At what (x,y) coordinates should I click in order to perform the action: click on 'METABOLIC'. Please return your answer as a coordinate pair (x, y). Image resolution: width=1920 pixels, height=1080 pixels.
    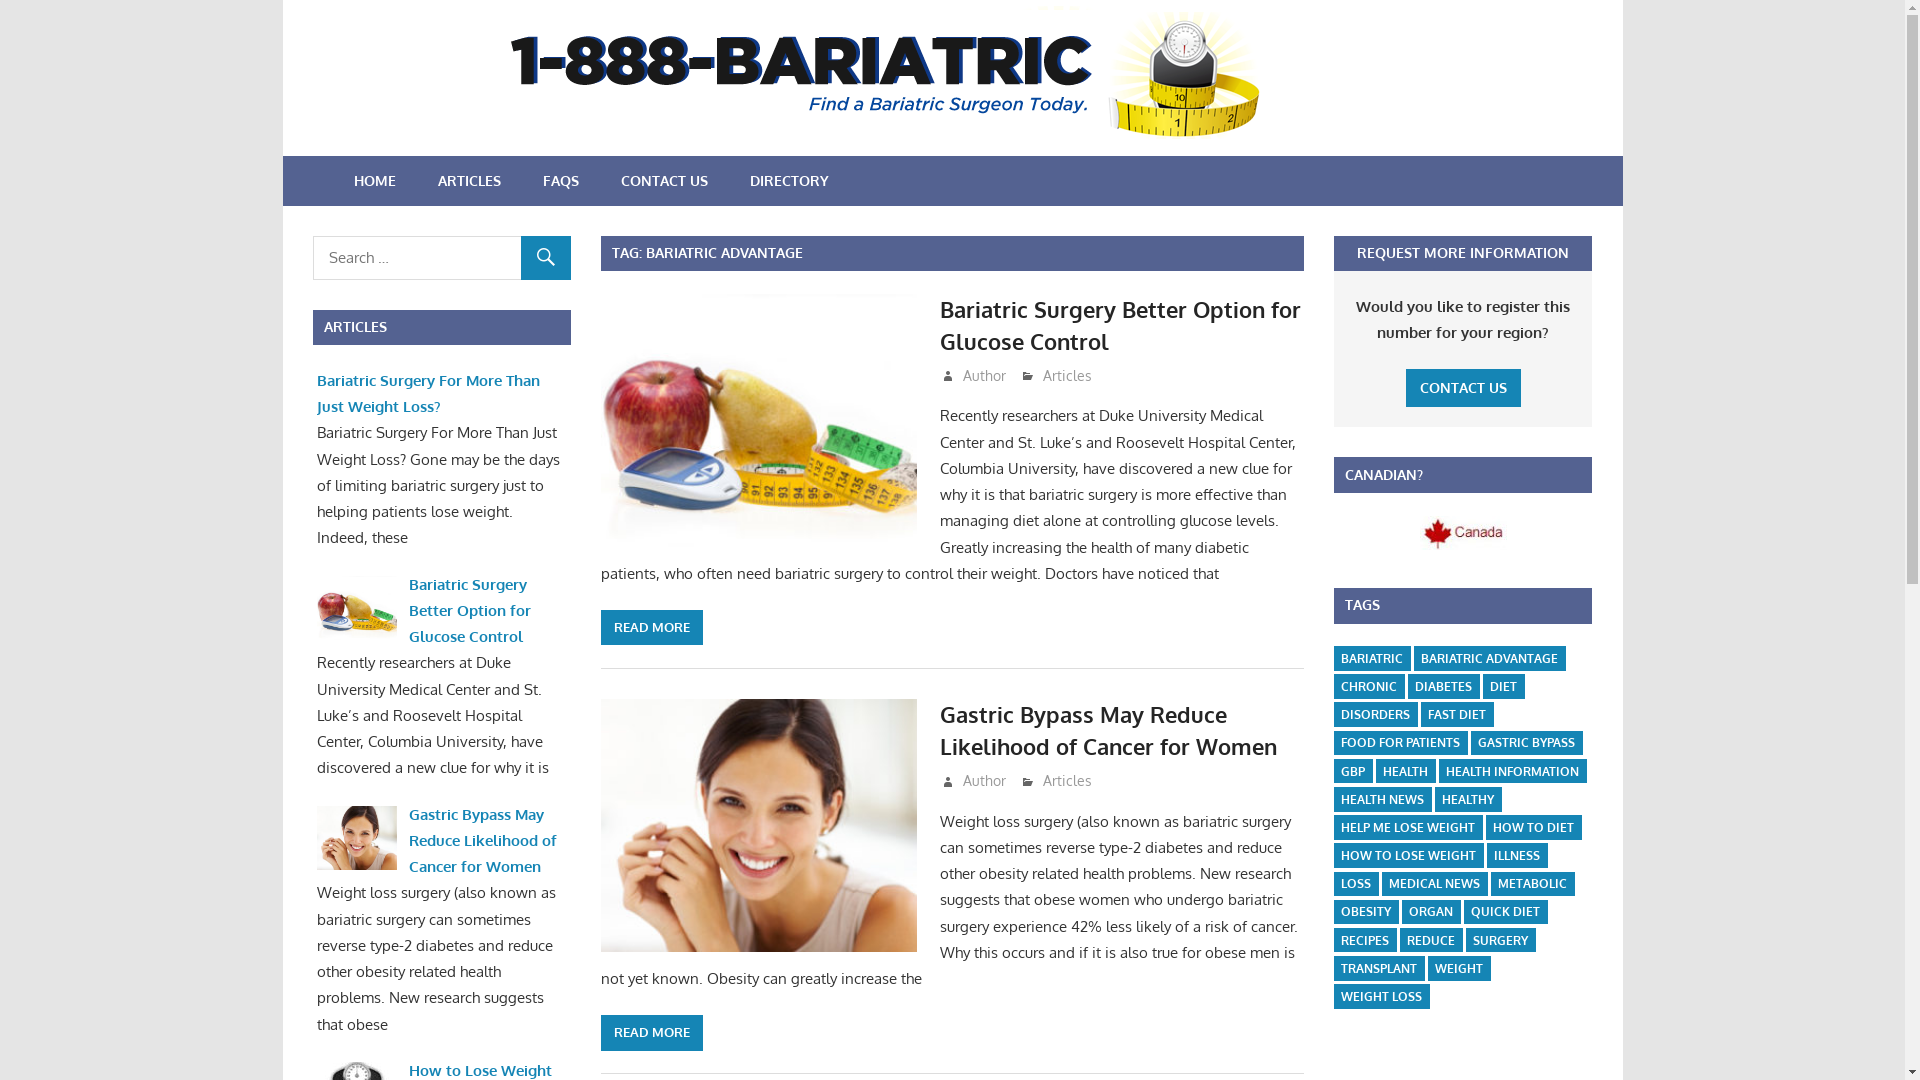
    Looking at the image, I should click on (1531, 883).